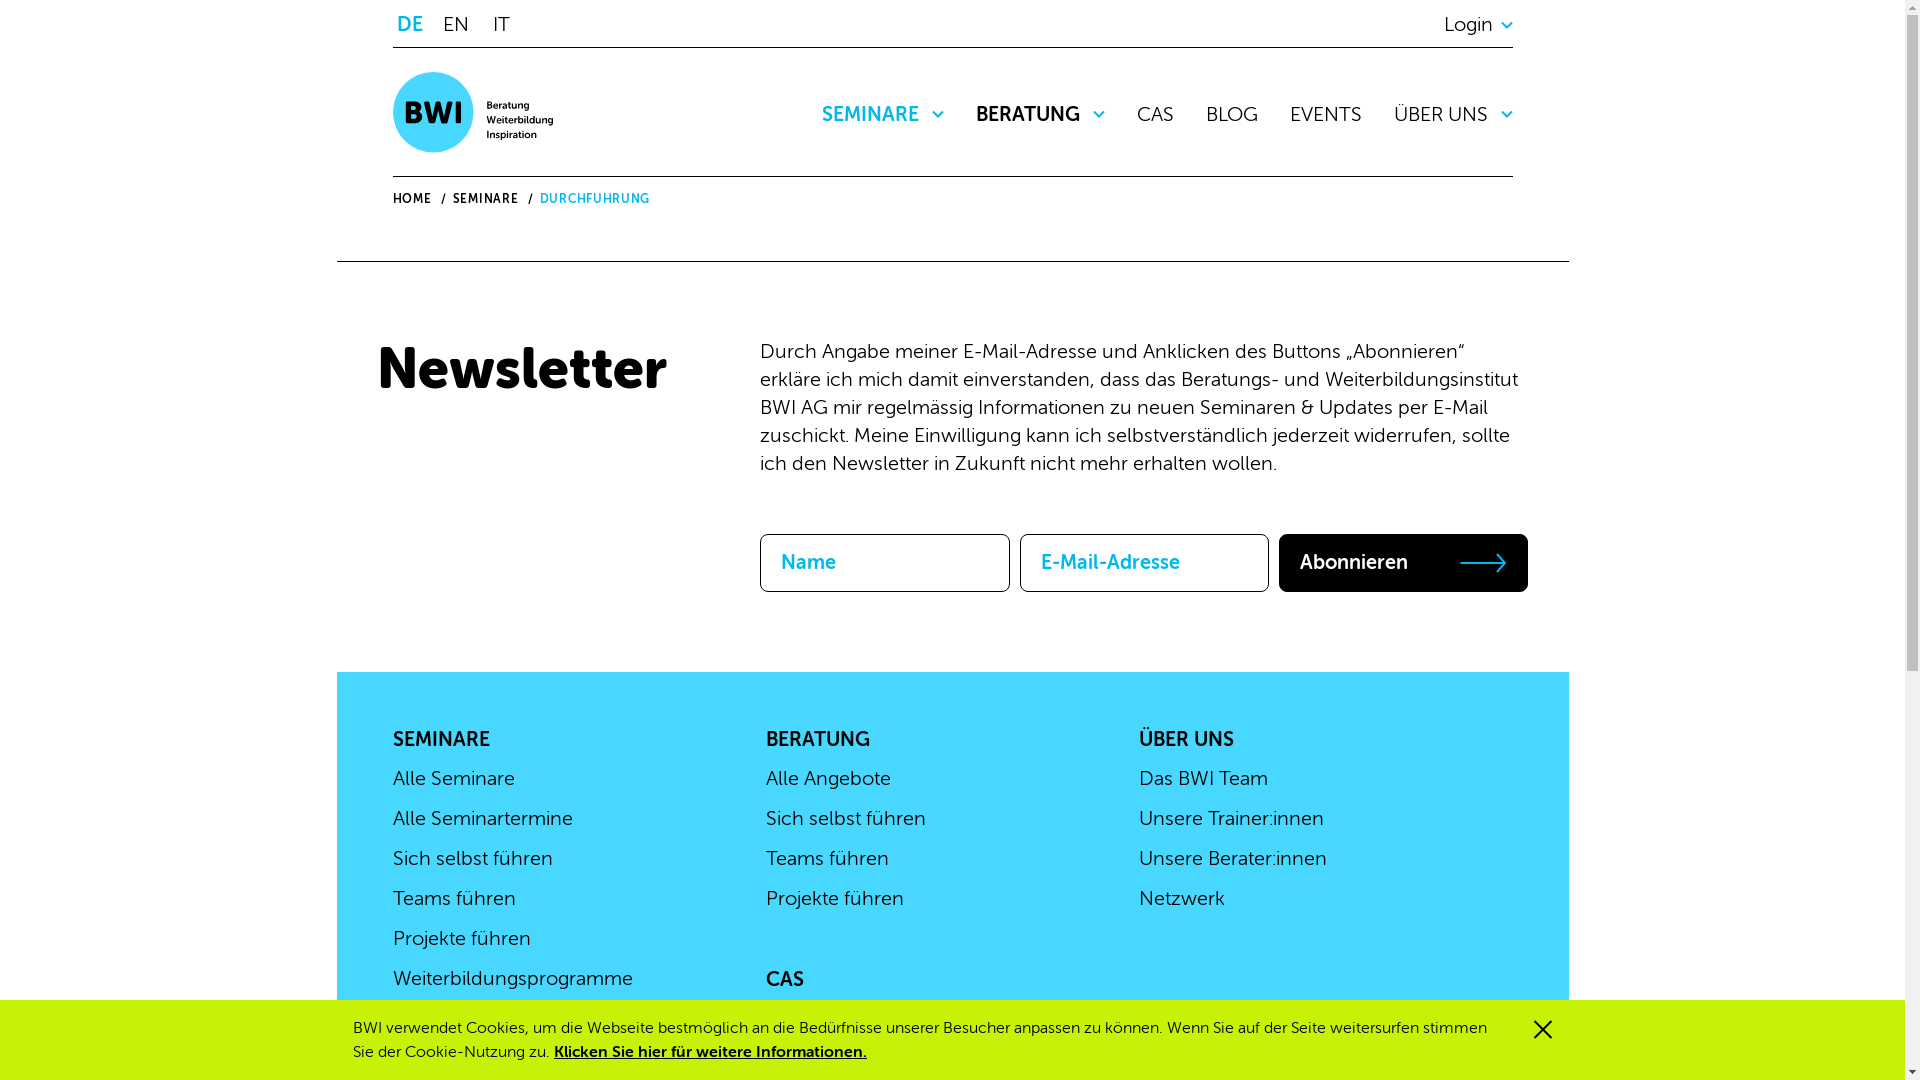  Describe the element at coordinates (1138, 777) in the screenshot. I see `'Das BWI Team'` at that location.